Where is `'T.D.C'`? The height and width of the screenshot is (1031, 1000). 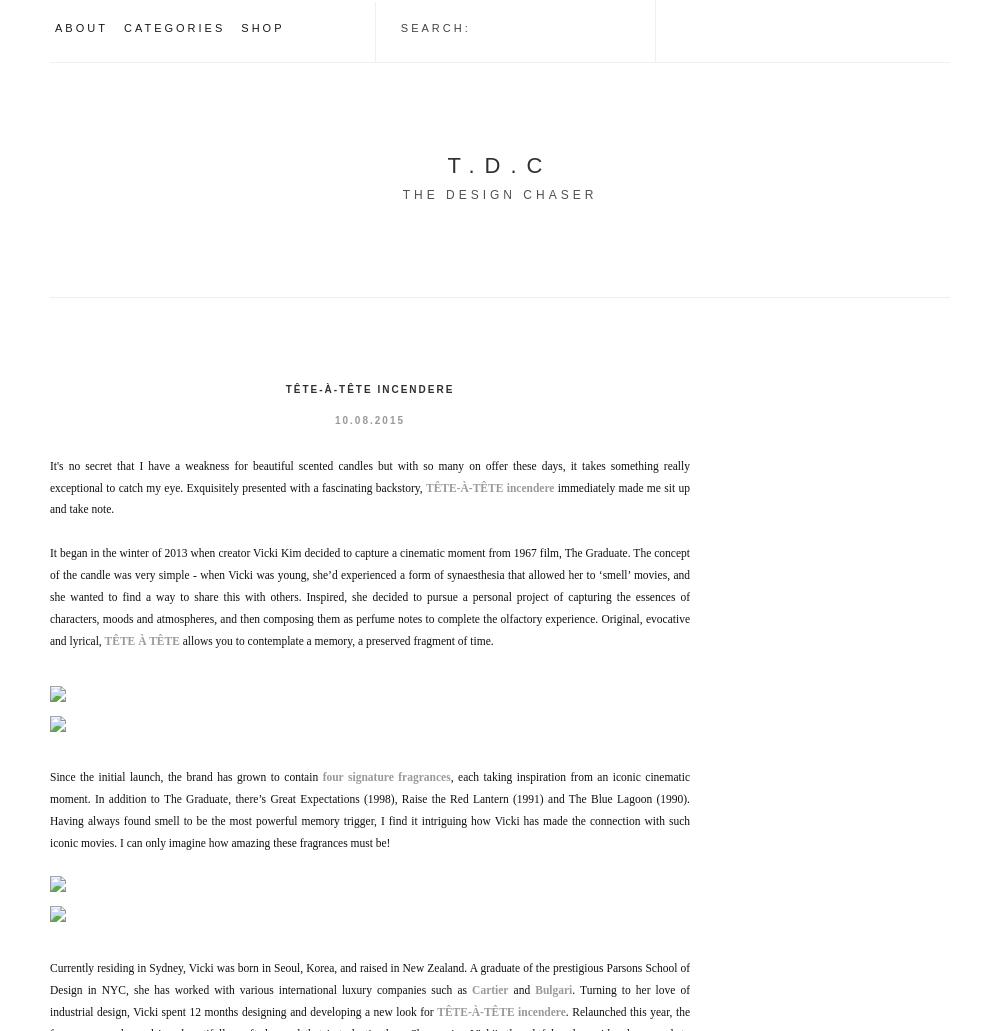
'T.D.C' is located at coordinates (446, 164).